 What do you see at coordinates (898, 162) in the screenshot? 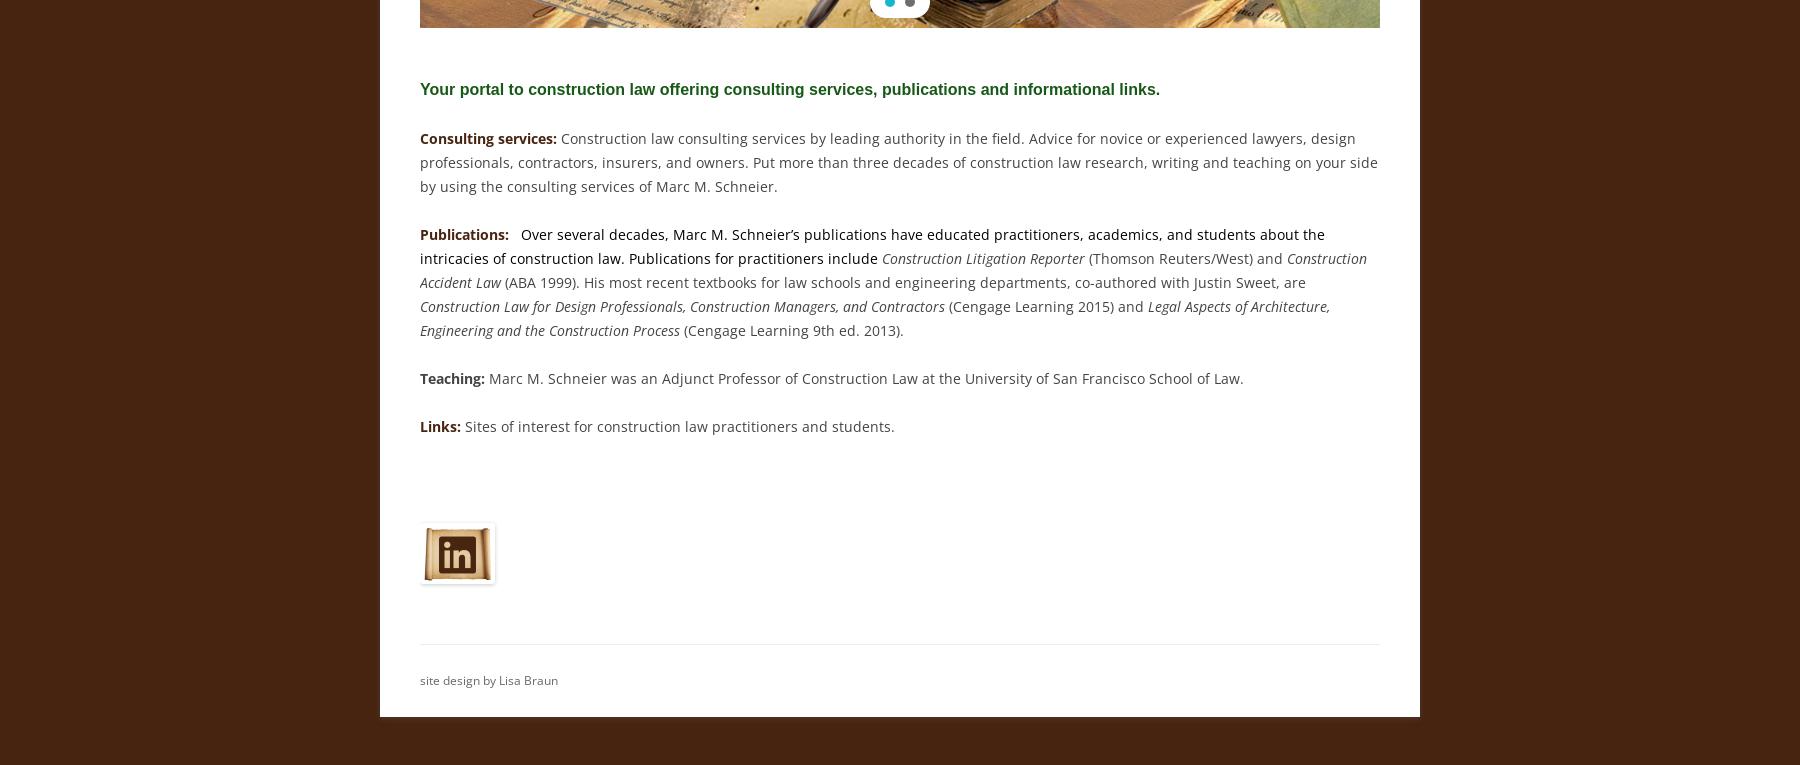
I see `'Construction law consulting services by leading authority in the field. Advice for novice or experienced lawyers, design professionals, contractors, insurers, and owners. Put more than three decades of construction law research, writing and teaching on your side by using the consulting services of Marc M. Schneier.'` at bounding box center [898, 162].